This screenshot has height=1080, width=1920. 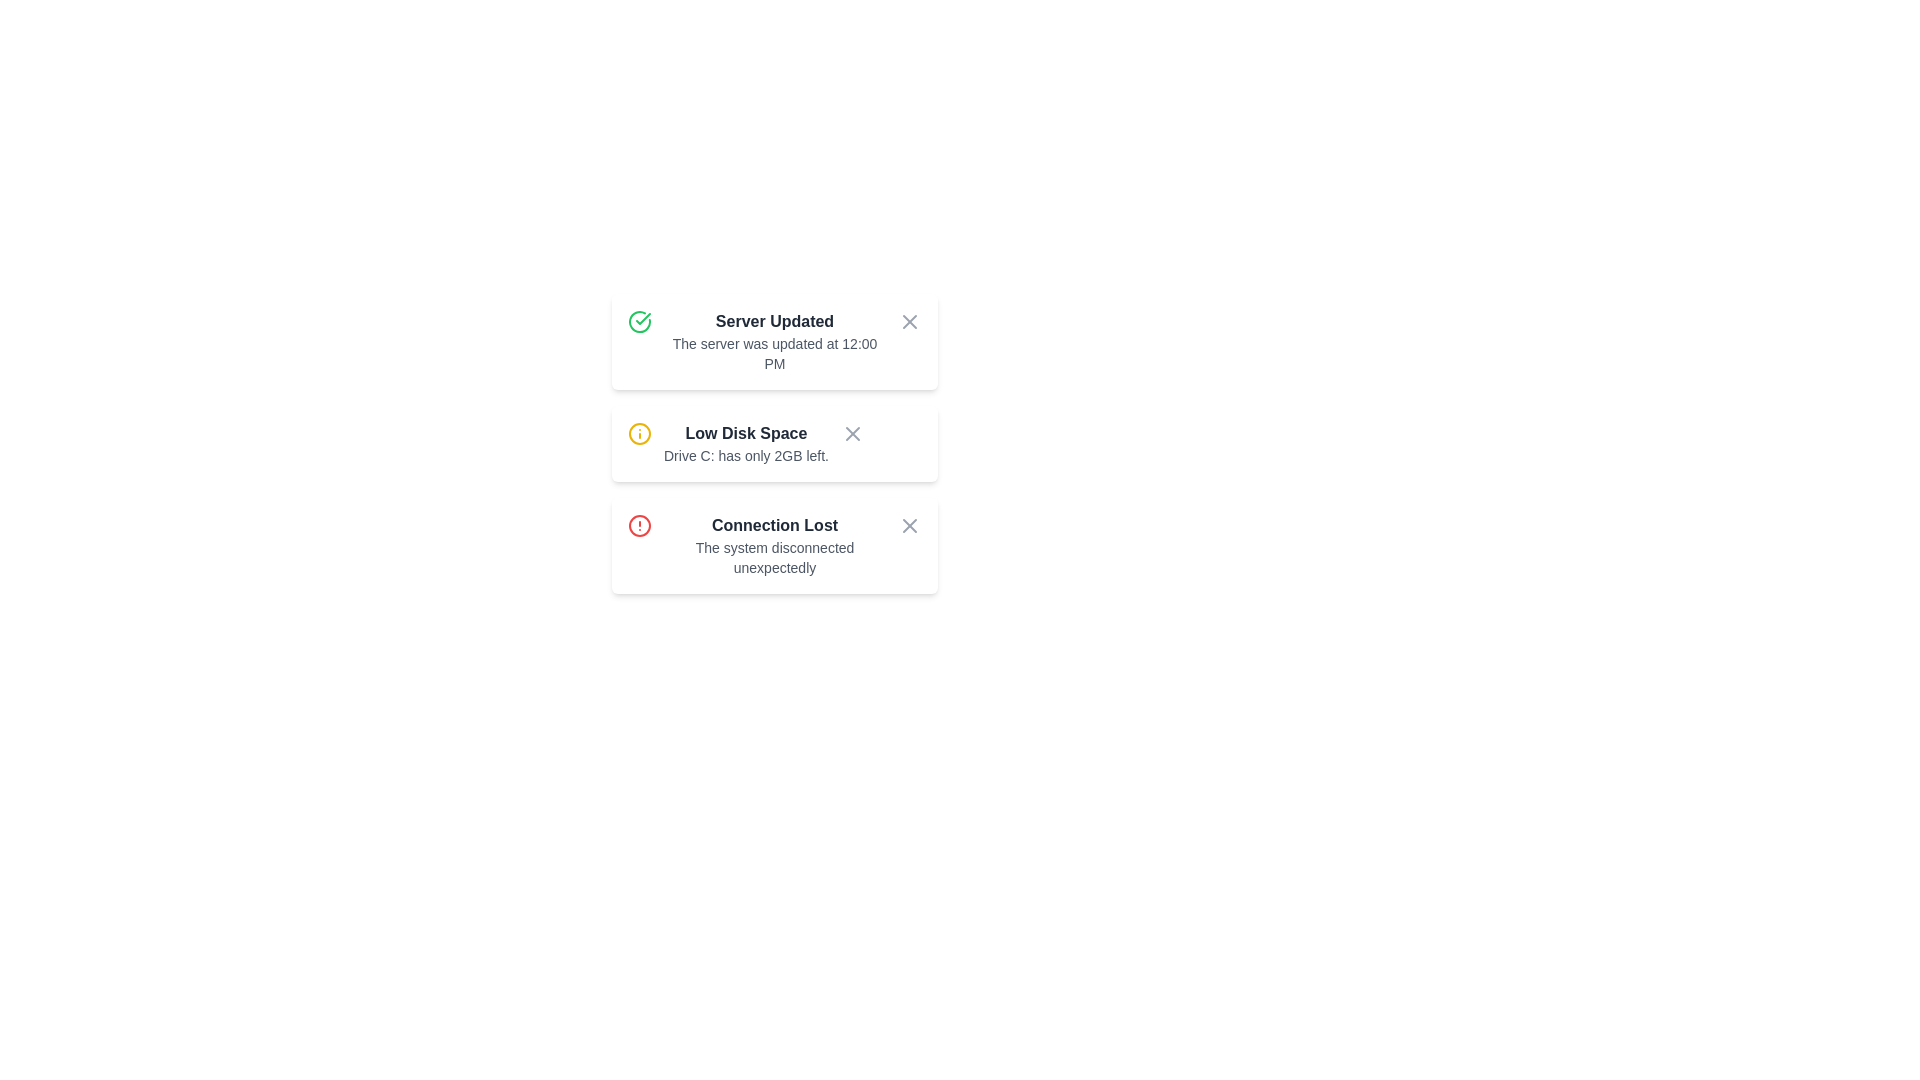 What do you see at coordinates (773, 546) in the screenshot?
I see `the notification card indicating a lost connection, which is positioned centrally in the lower part of the notification stack` at bounding box center [773, 546].